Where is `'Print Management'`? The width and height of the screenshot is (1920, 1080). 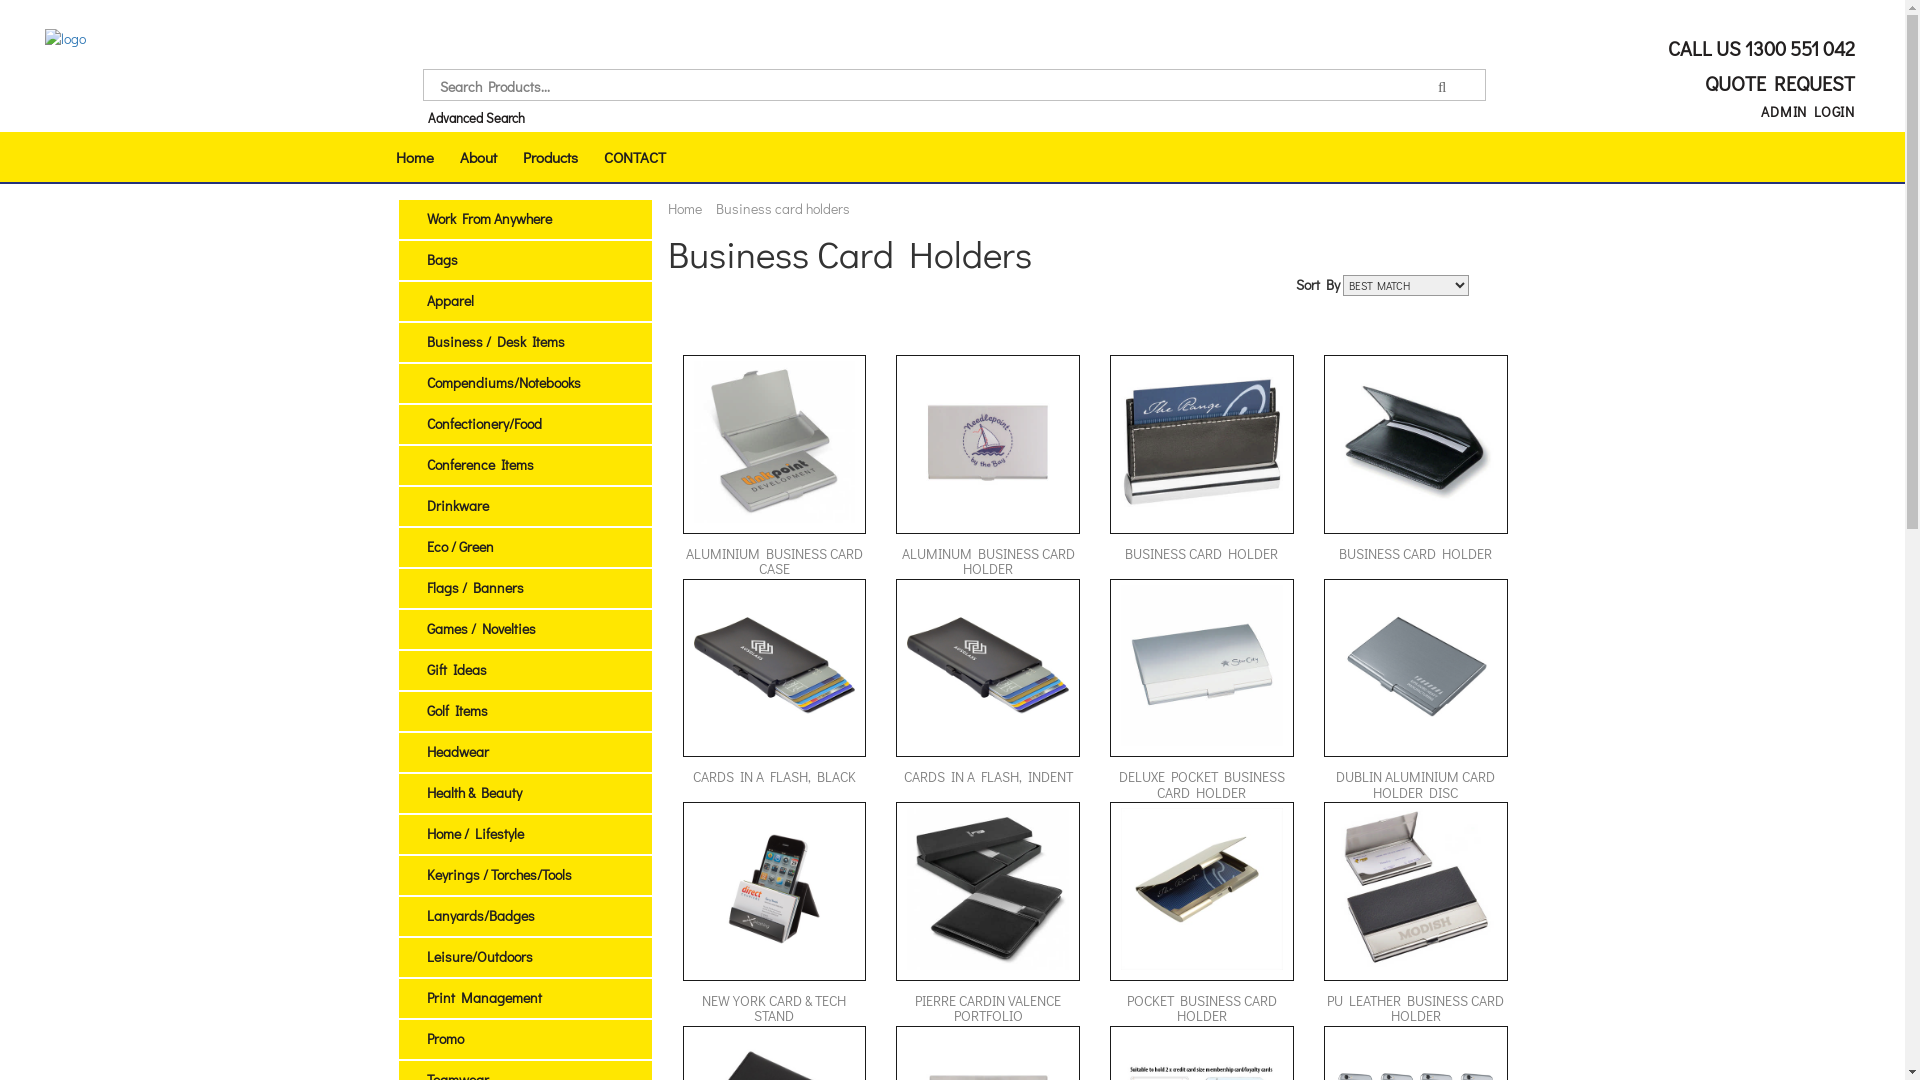 'Print Management' is located at coordinates (483, 997).